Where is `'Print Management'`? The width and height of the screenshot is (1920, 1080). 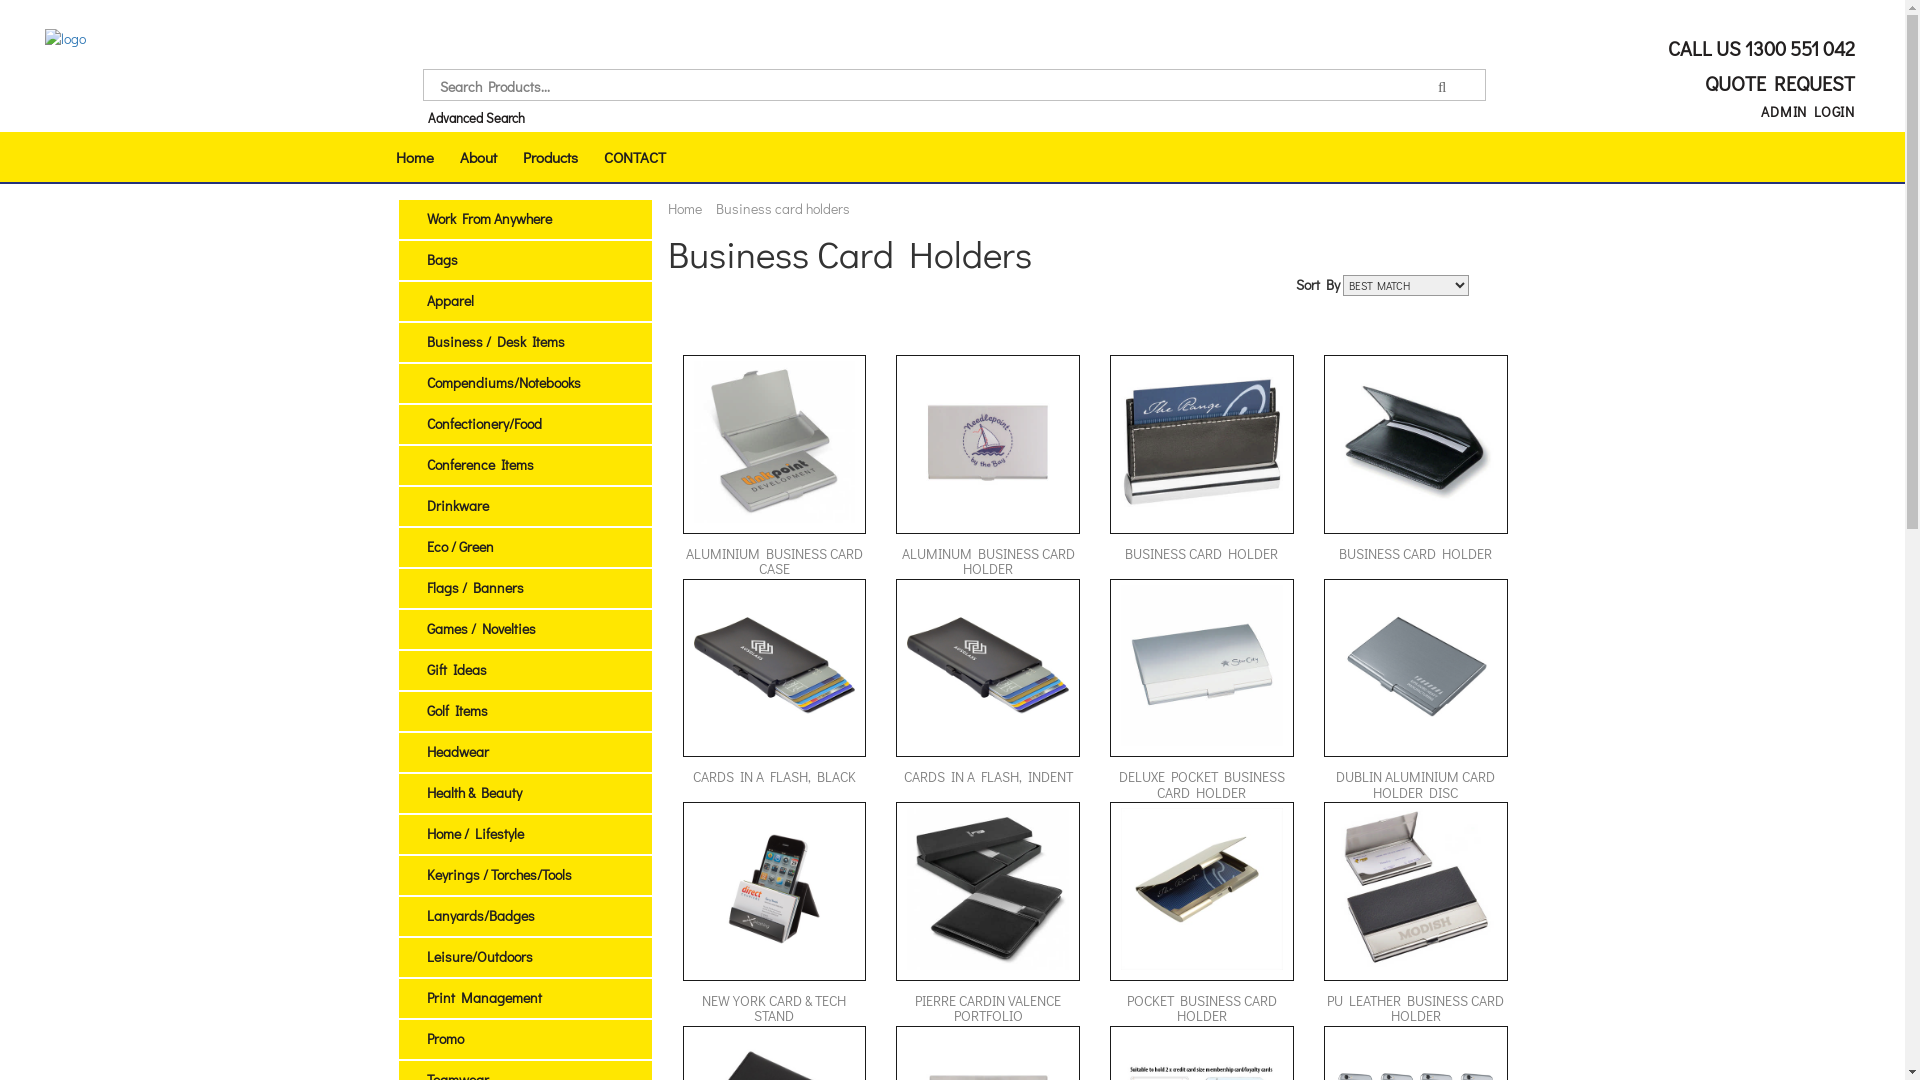 'Print Management' is located at coordinates (483, 997).